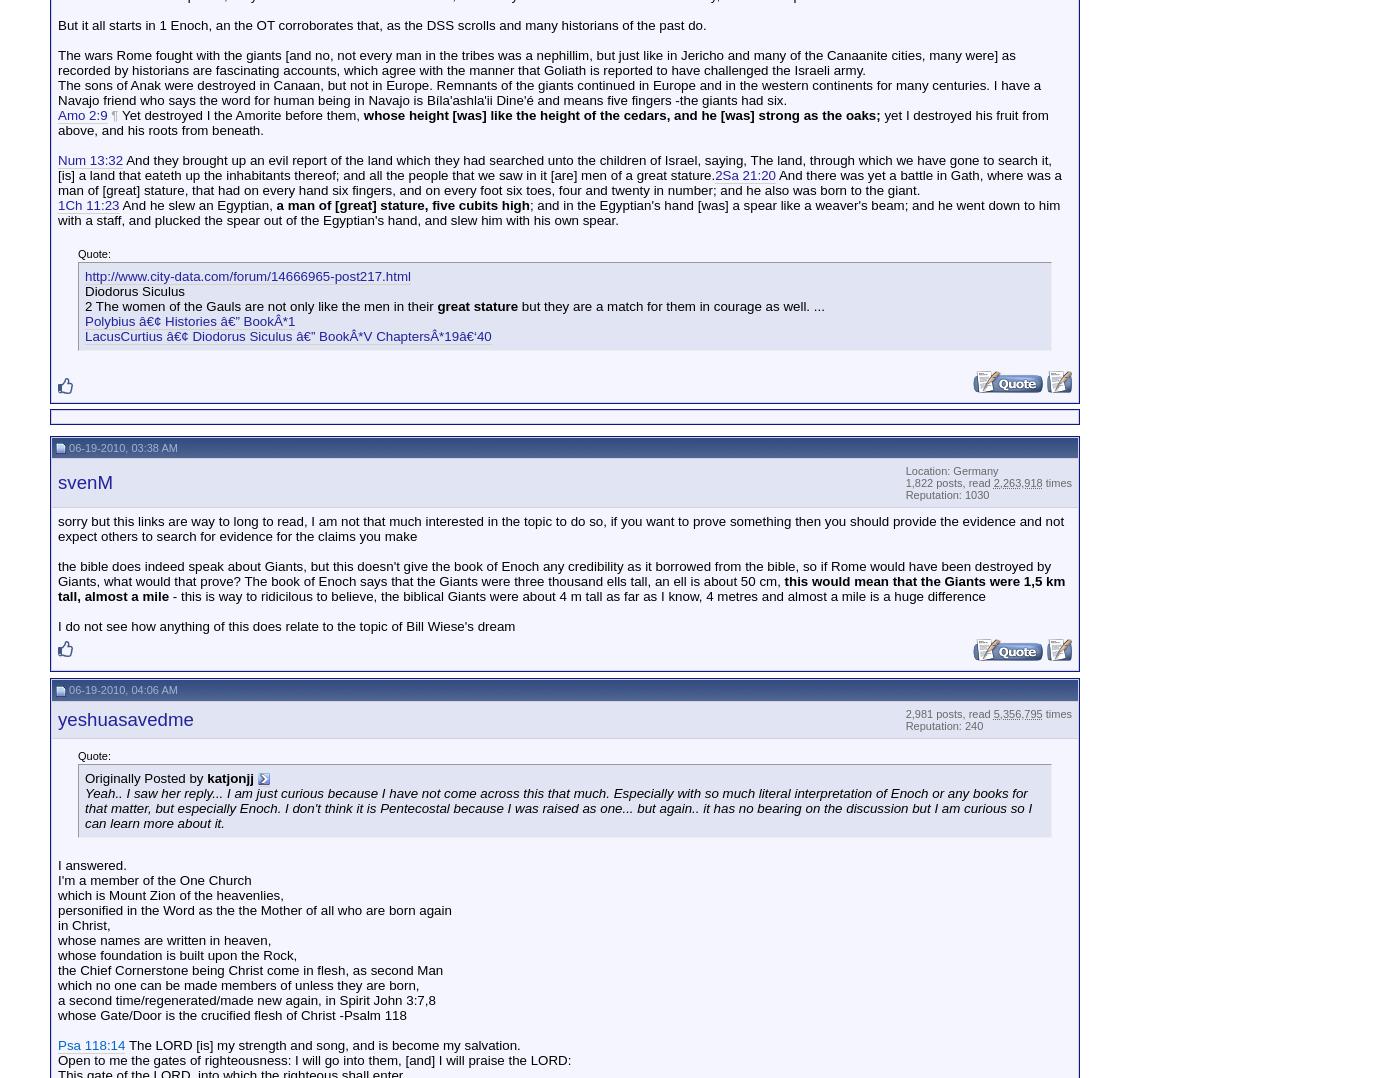  I want to click on '1Ch 11:23', so click(88, 204).